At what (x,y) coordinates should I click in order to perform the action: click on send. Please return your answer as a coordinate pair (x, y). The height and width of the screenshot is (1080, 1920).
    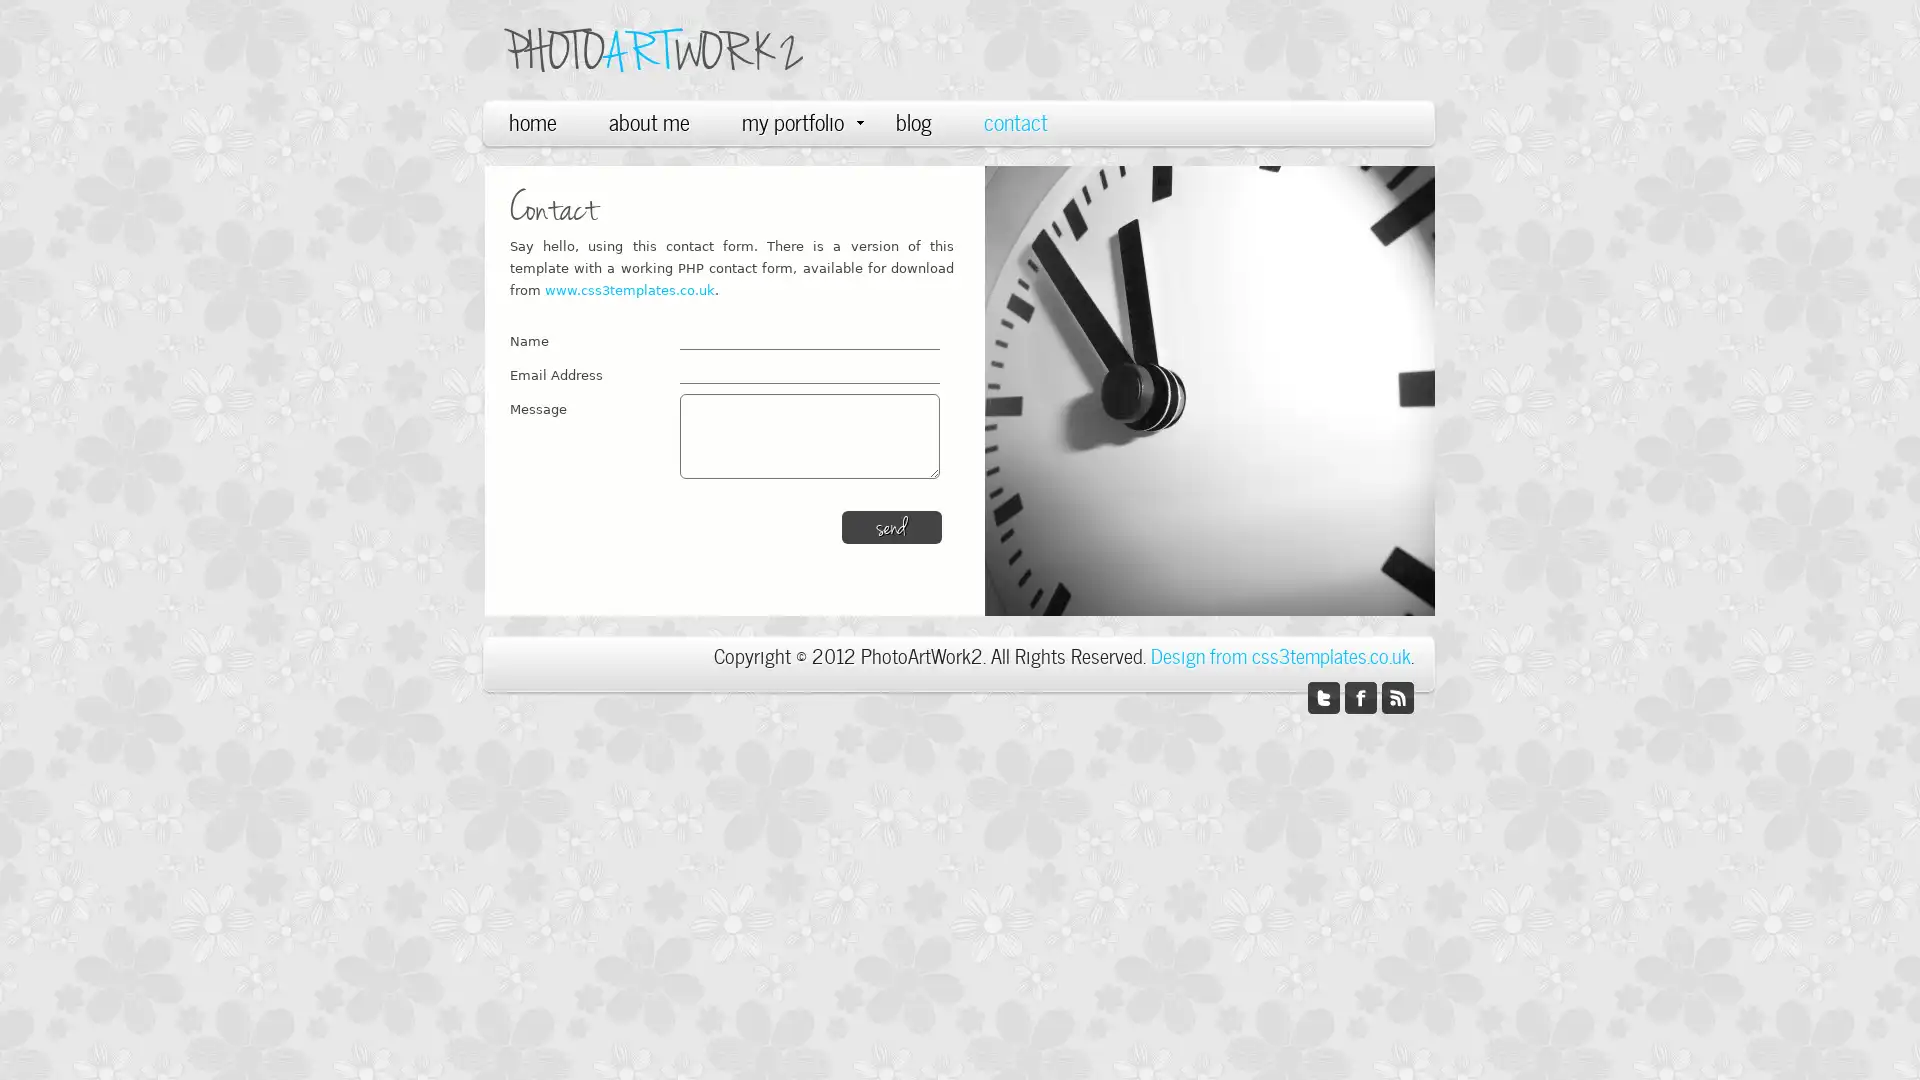
    Looking at the image, I should click on (891, 526).